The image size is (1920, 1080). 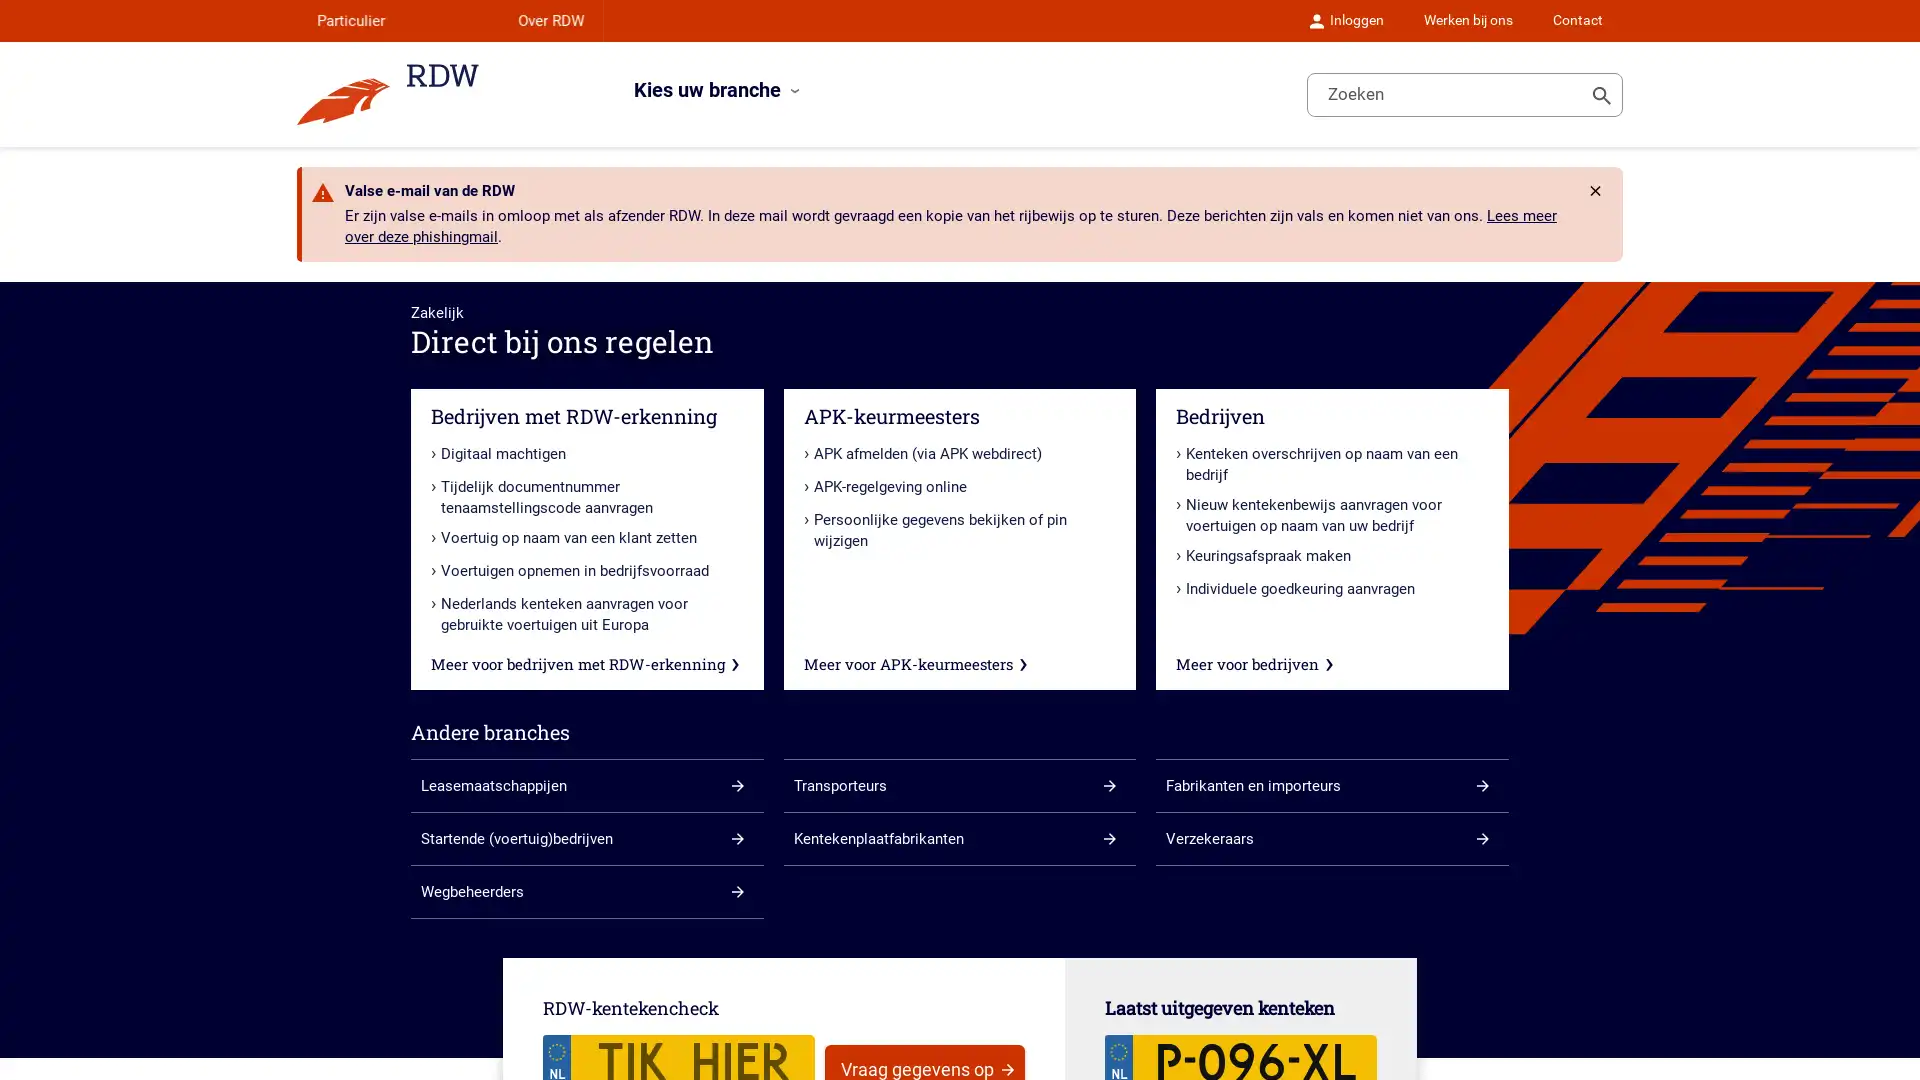 I want to click on Toon zoeken, so click(x=1601, y=95).